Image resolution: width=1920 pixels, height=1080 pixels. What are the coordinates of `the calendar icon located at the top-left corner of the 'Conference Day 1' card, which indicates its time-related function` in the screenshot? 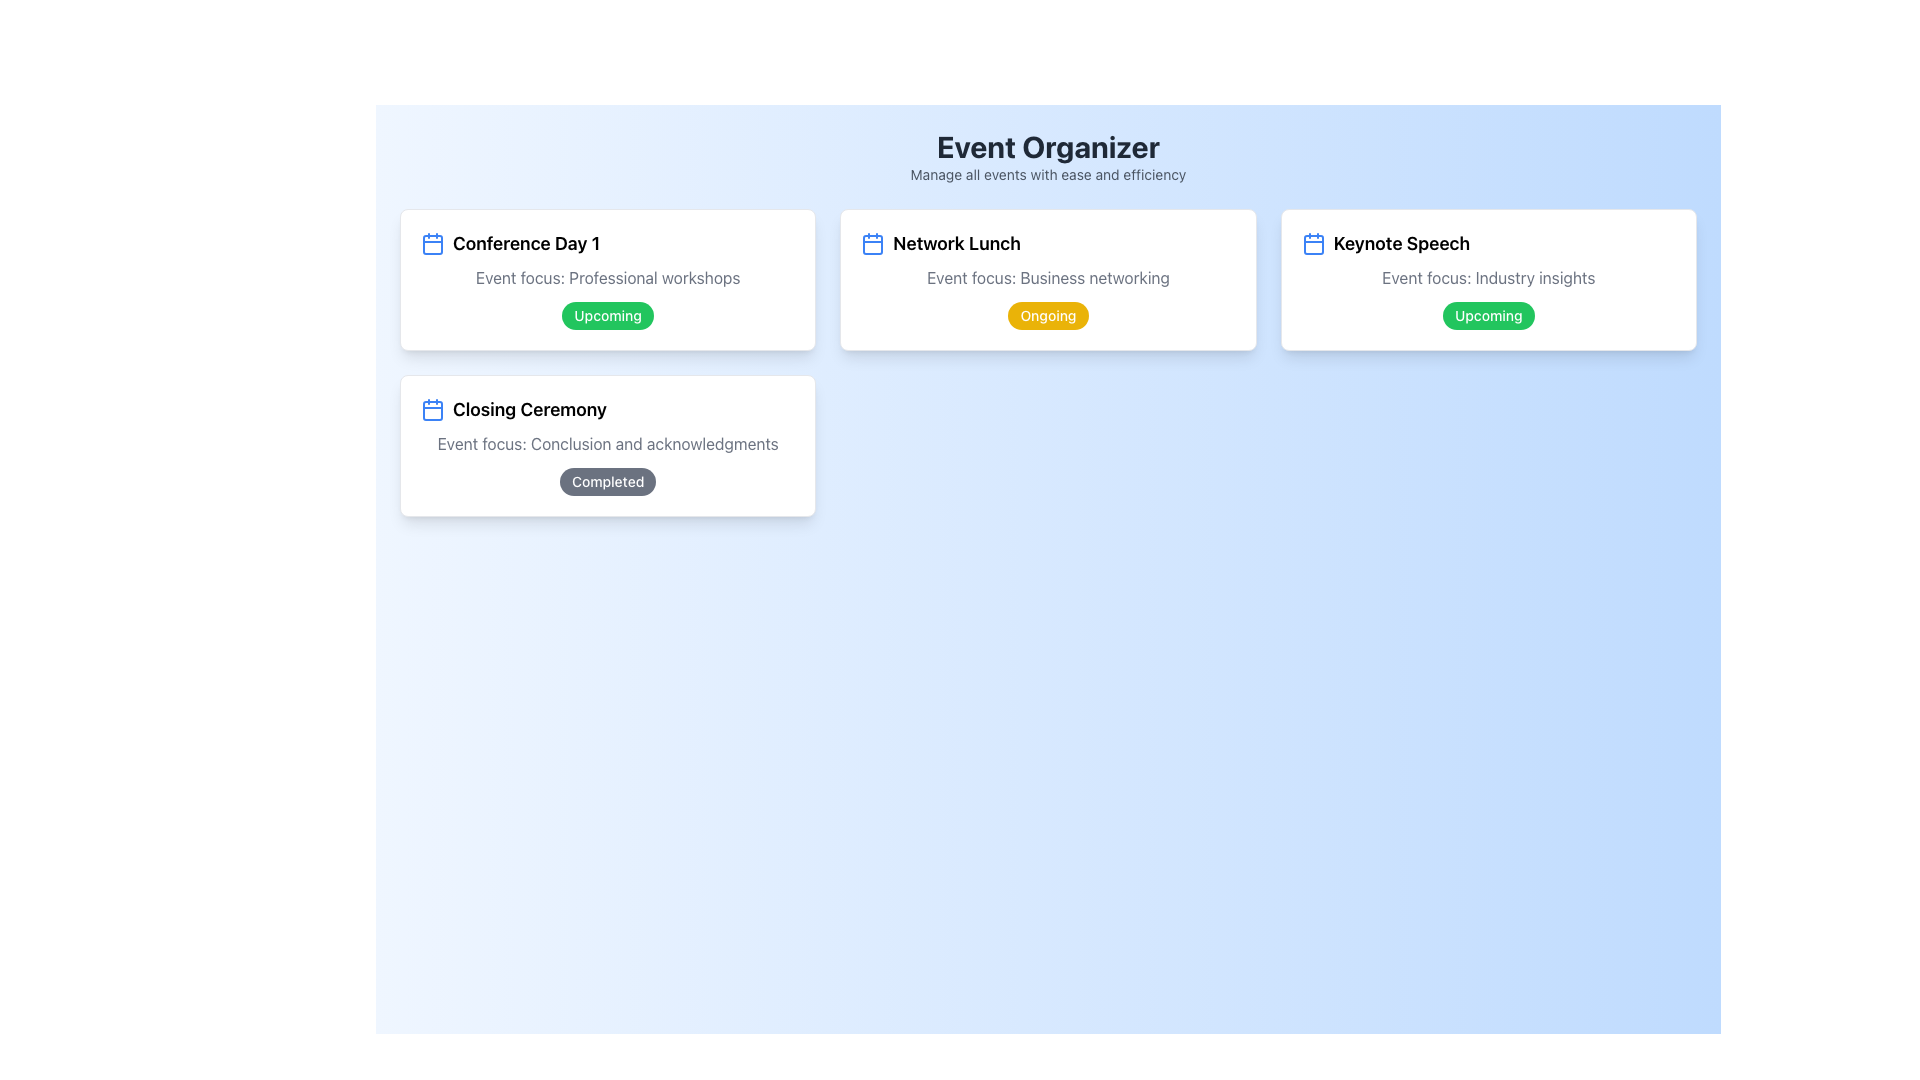 It's located at (431, 242).